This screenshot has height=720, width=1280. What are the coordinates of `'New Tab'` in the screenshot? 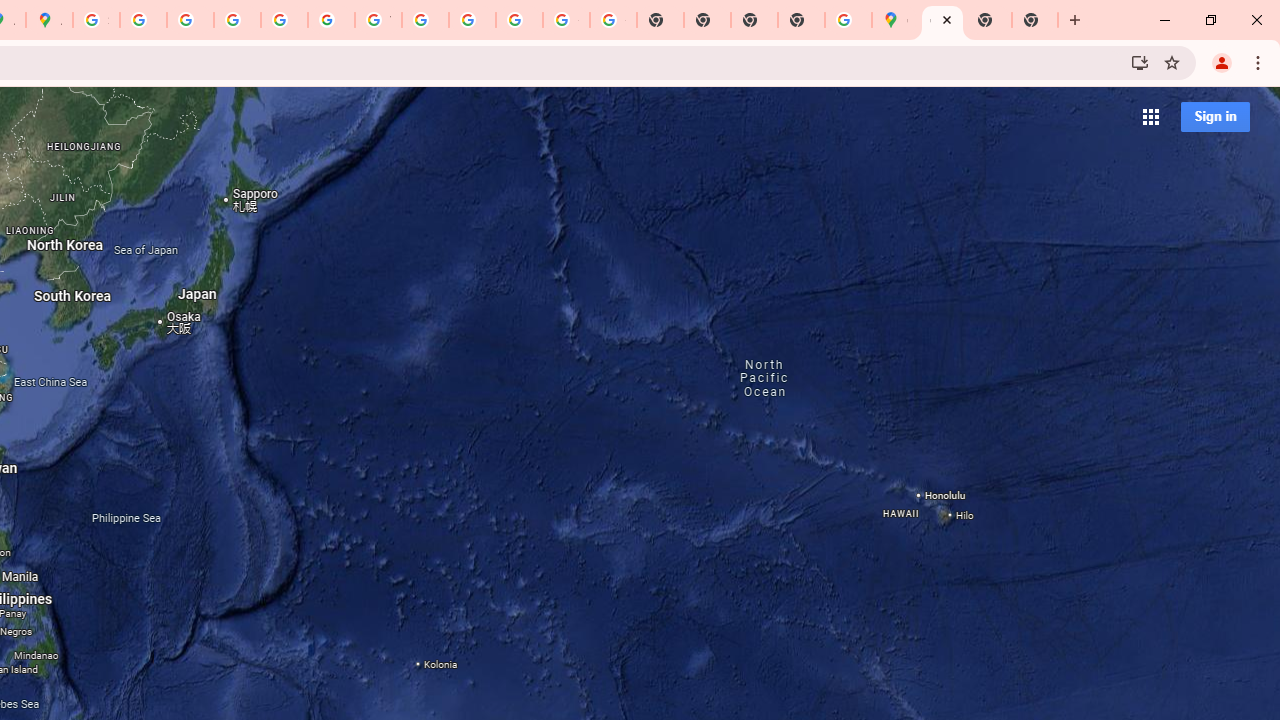 It's located at (989, 20).